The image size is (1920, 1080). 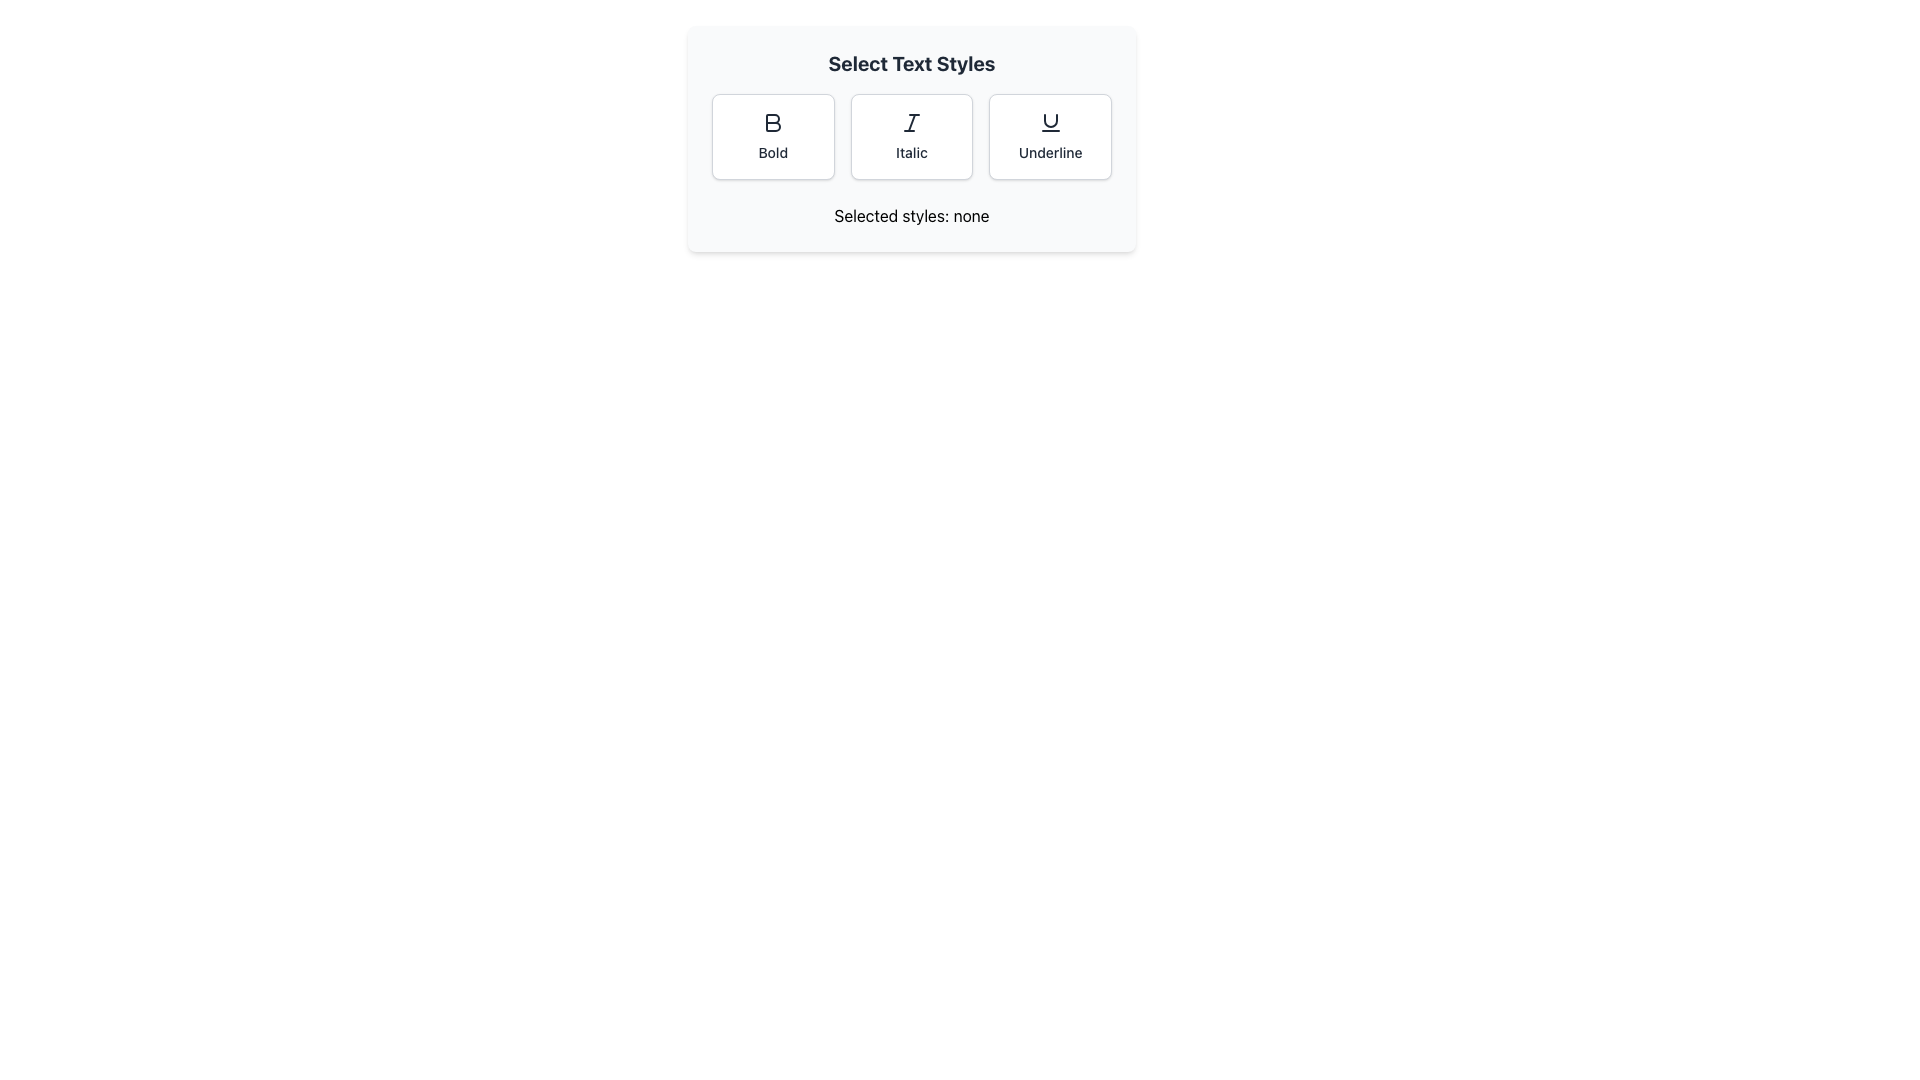 I want to click on the 'Italic' button, which is the second button in a grid of three under the title 'Select Text Styles' and features an italicized 'I' icon, so click(x=911, y=137).